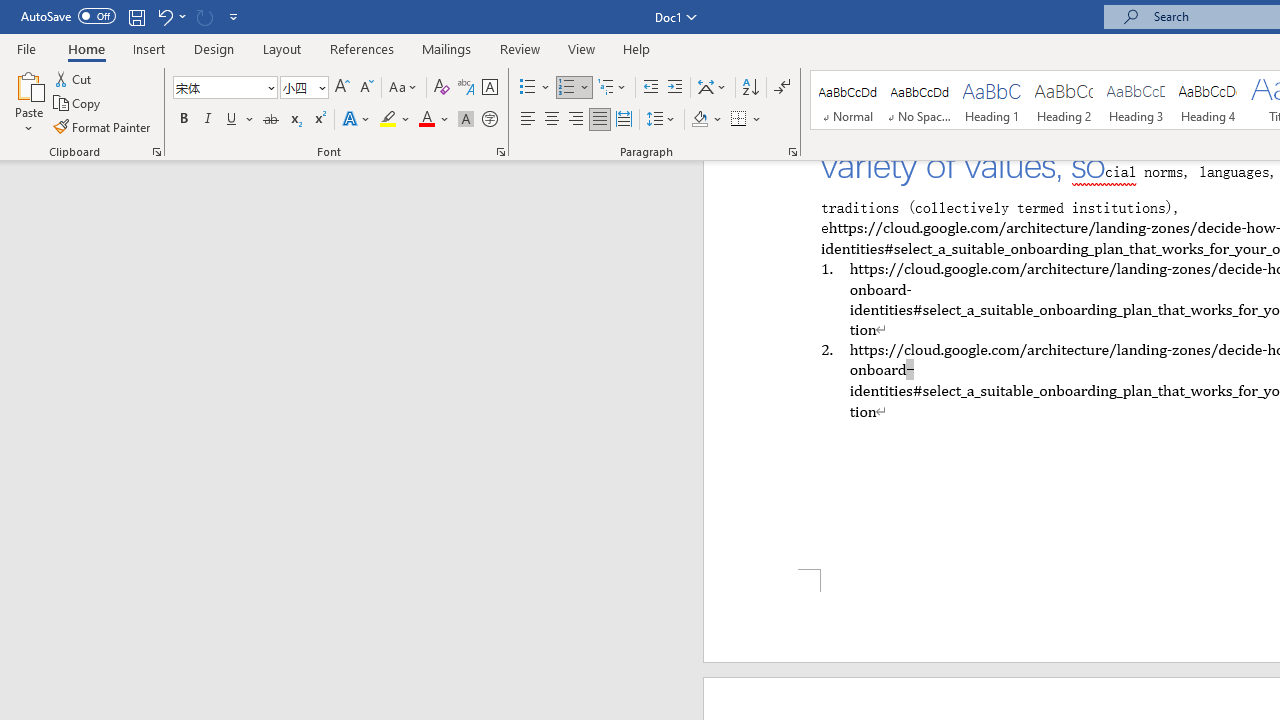 Image resolution: width=1280 pixels, height=720 pixels. Describe the element at coordinates (342, 86) in the screenshot. I see `'Grow Font'` at that location.